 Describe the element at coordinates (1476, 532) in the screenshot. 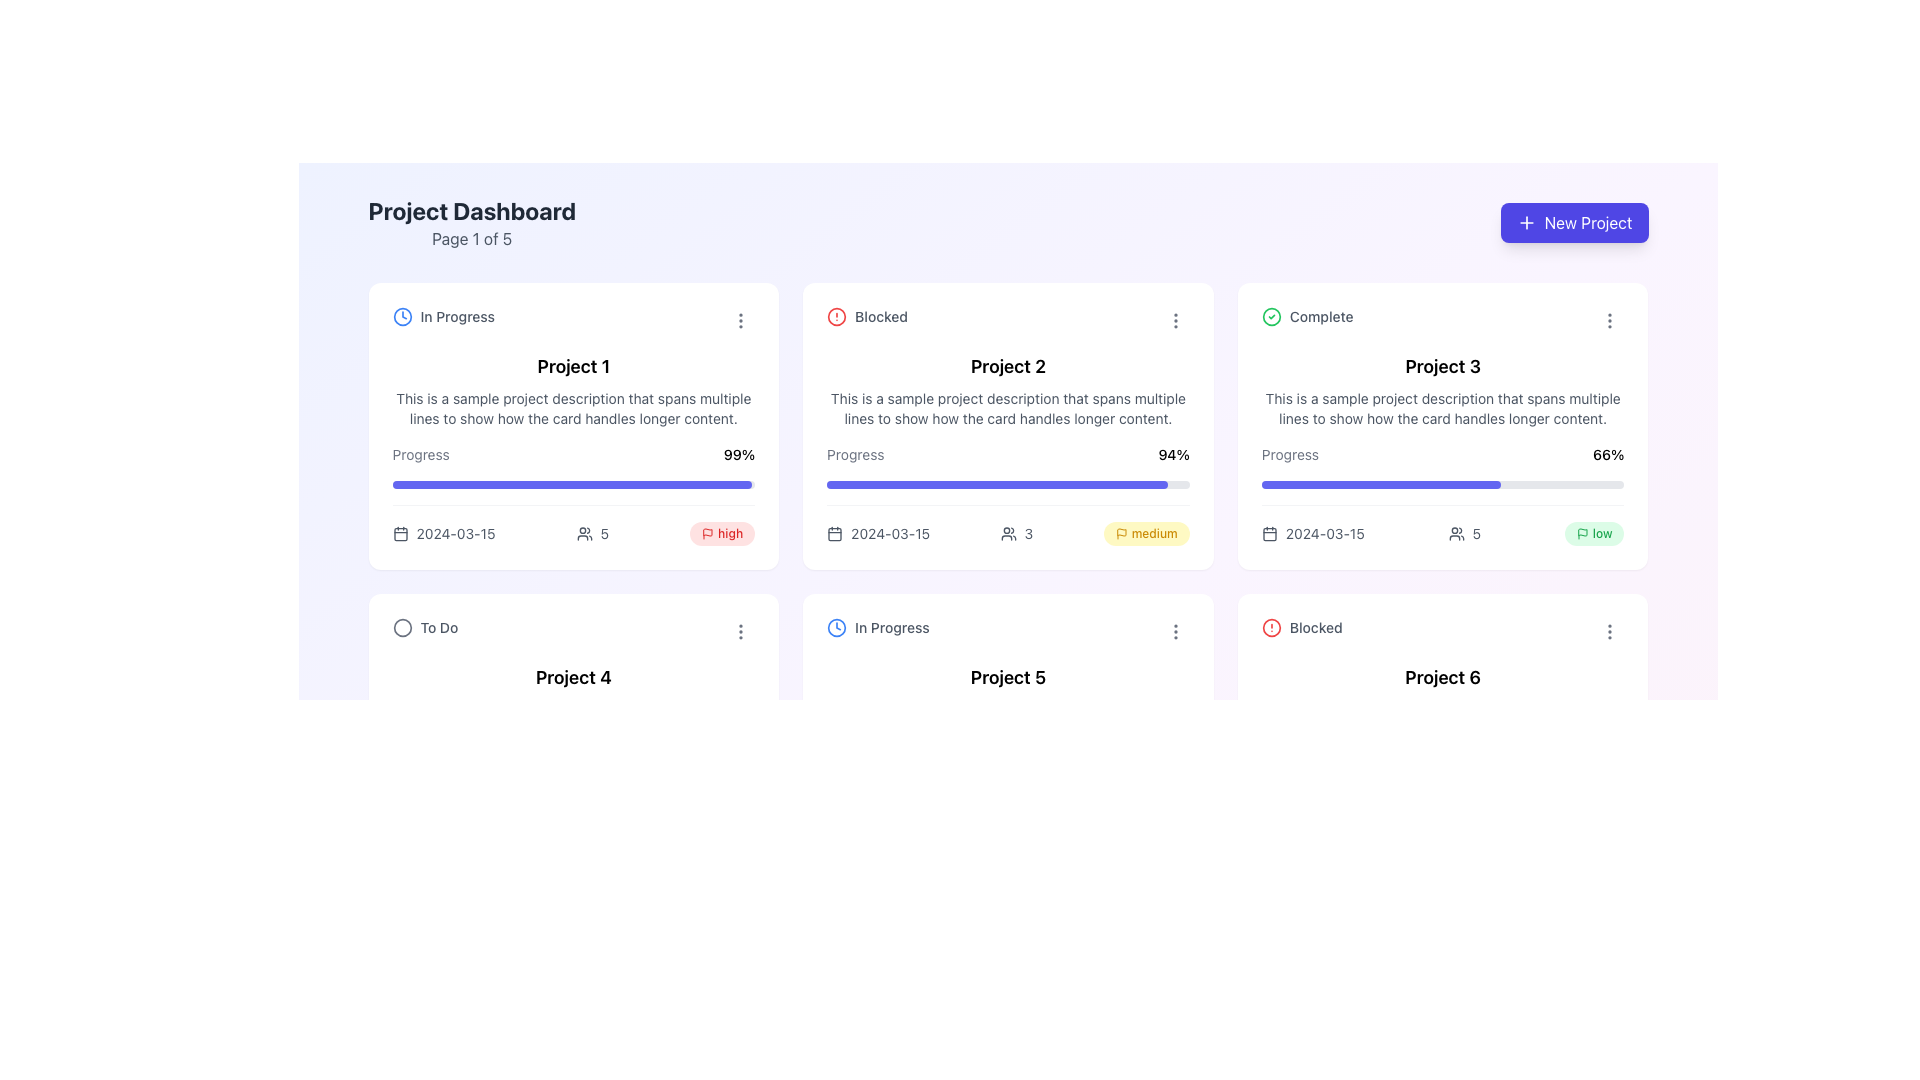

I see `the small gray textual number '5' label located to the right of the calendar icon and above the progress label` at that location.